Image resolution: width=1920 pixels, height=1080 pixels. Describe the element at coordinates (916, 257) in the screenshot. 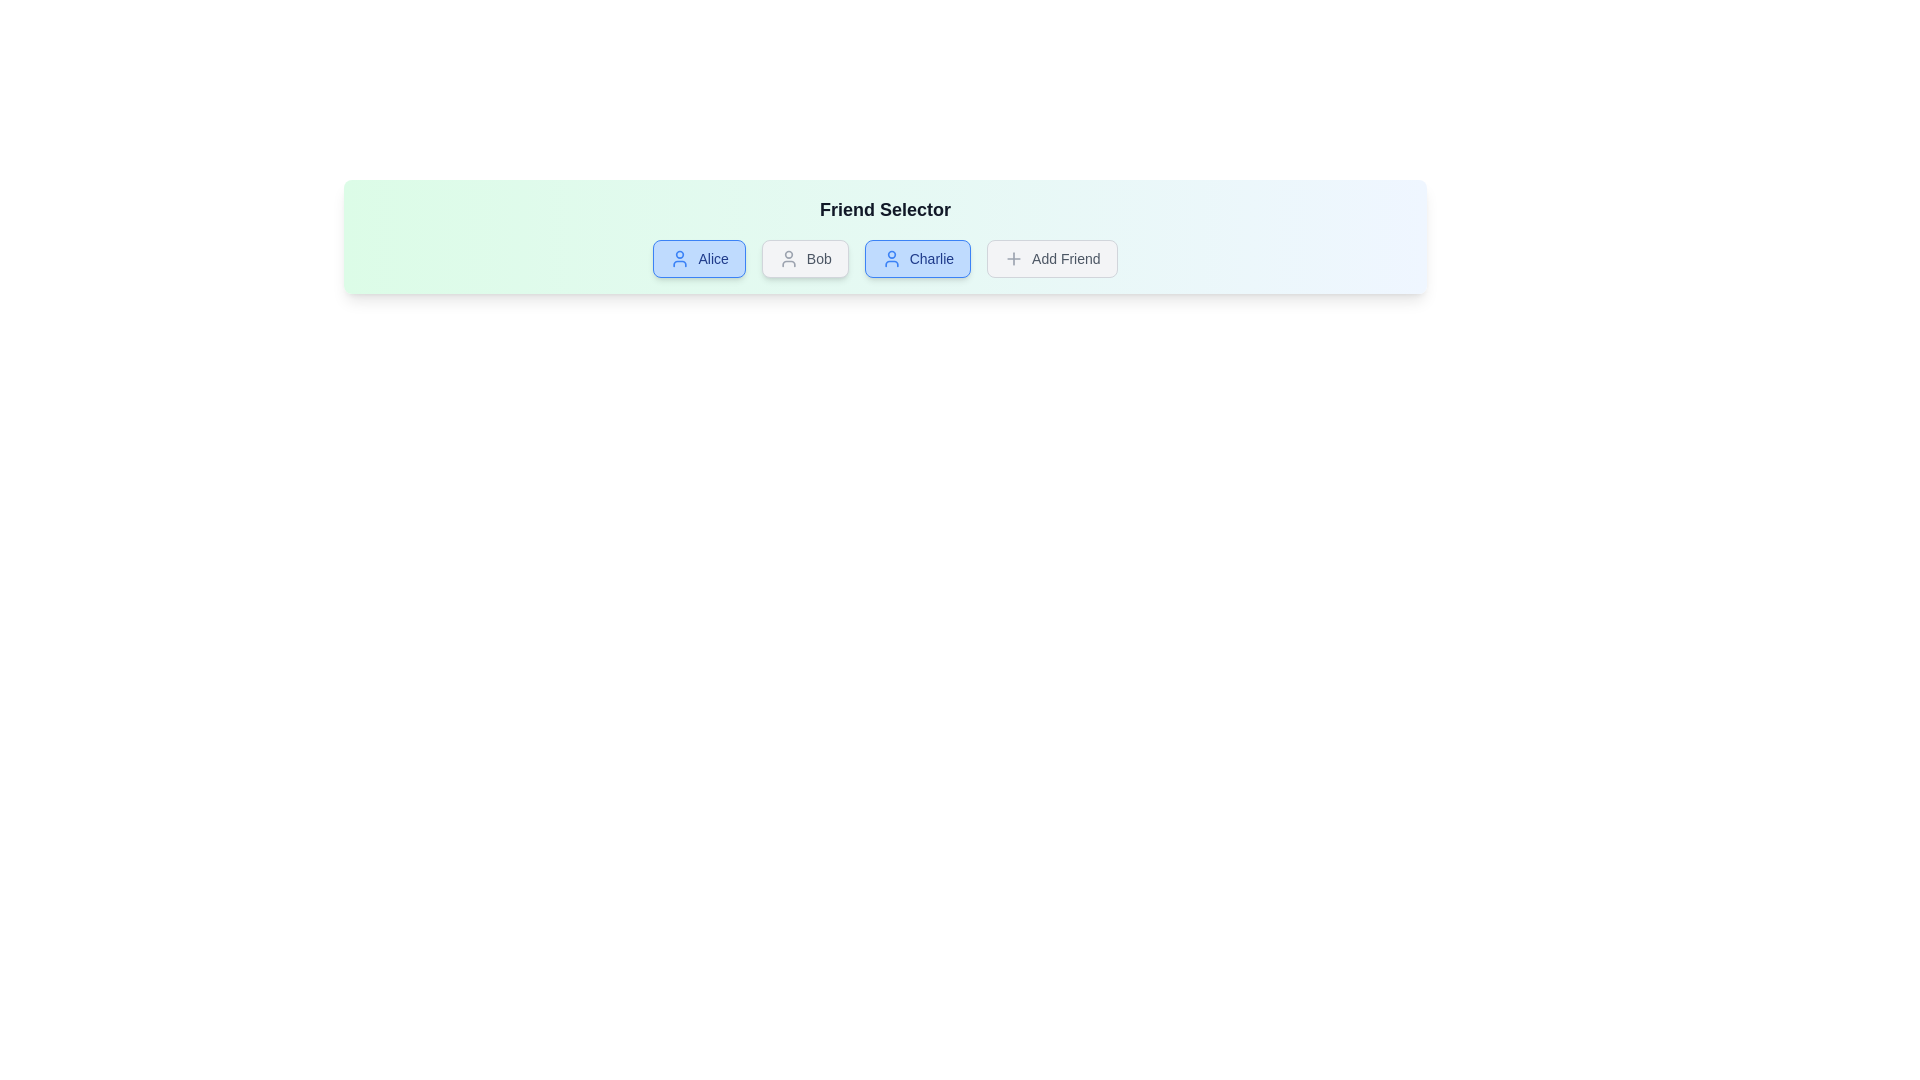

I see `the friend button labeled Charlie to toggle its selection status` at that location.